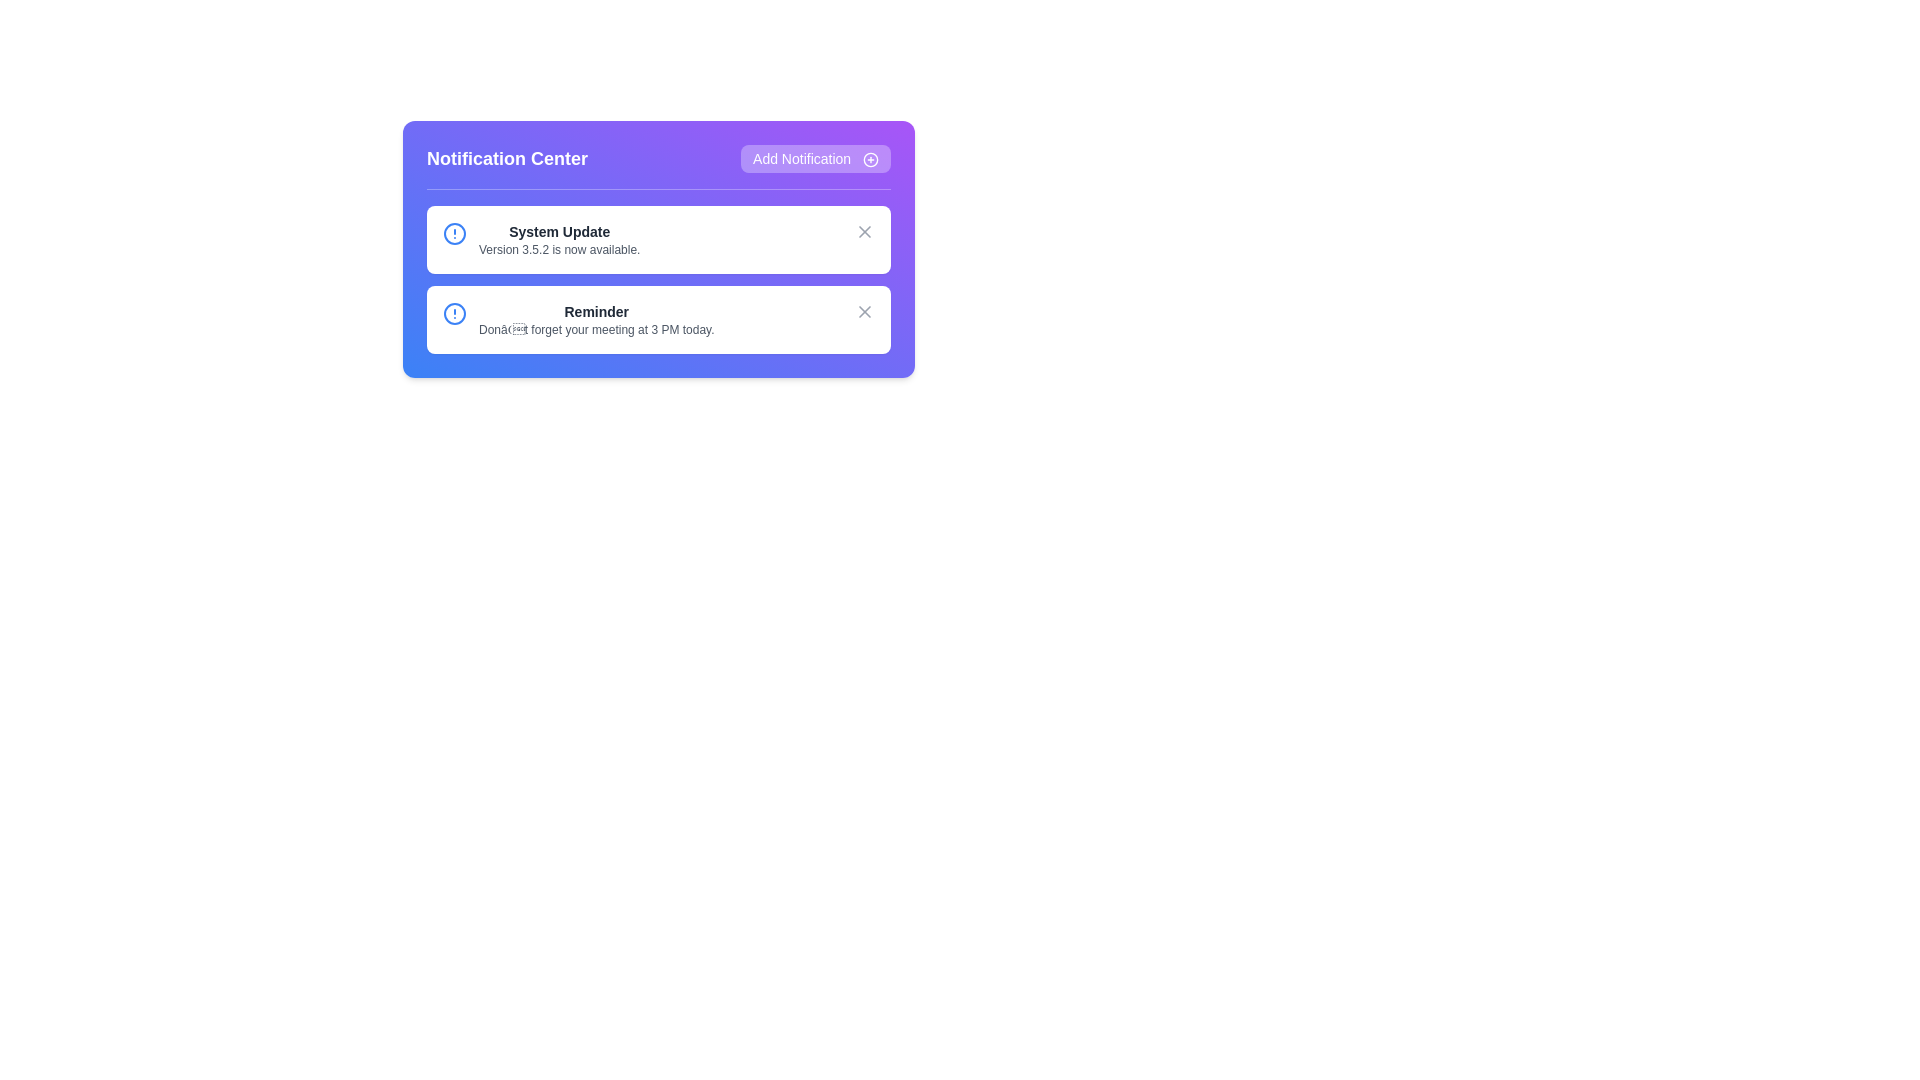 This screenshot has height=1080, width=1920. What do you see at coordinates (454, 233) in the screenshot?
I see `the circular icon with a blue border and a vertical exclamation mark within it, located to the left of the 'System Update' text in the Notification Center panel` at bounding box center [454, 233].